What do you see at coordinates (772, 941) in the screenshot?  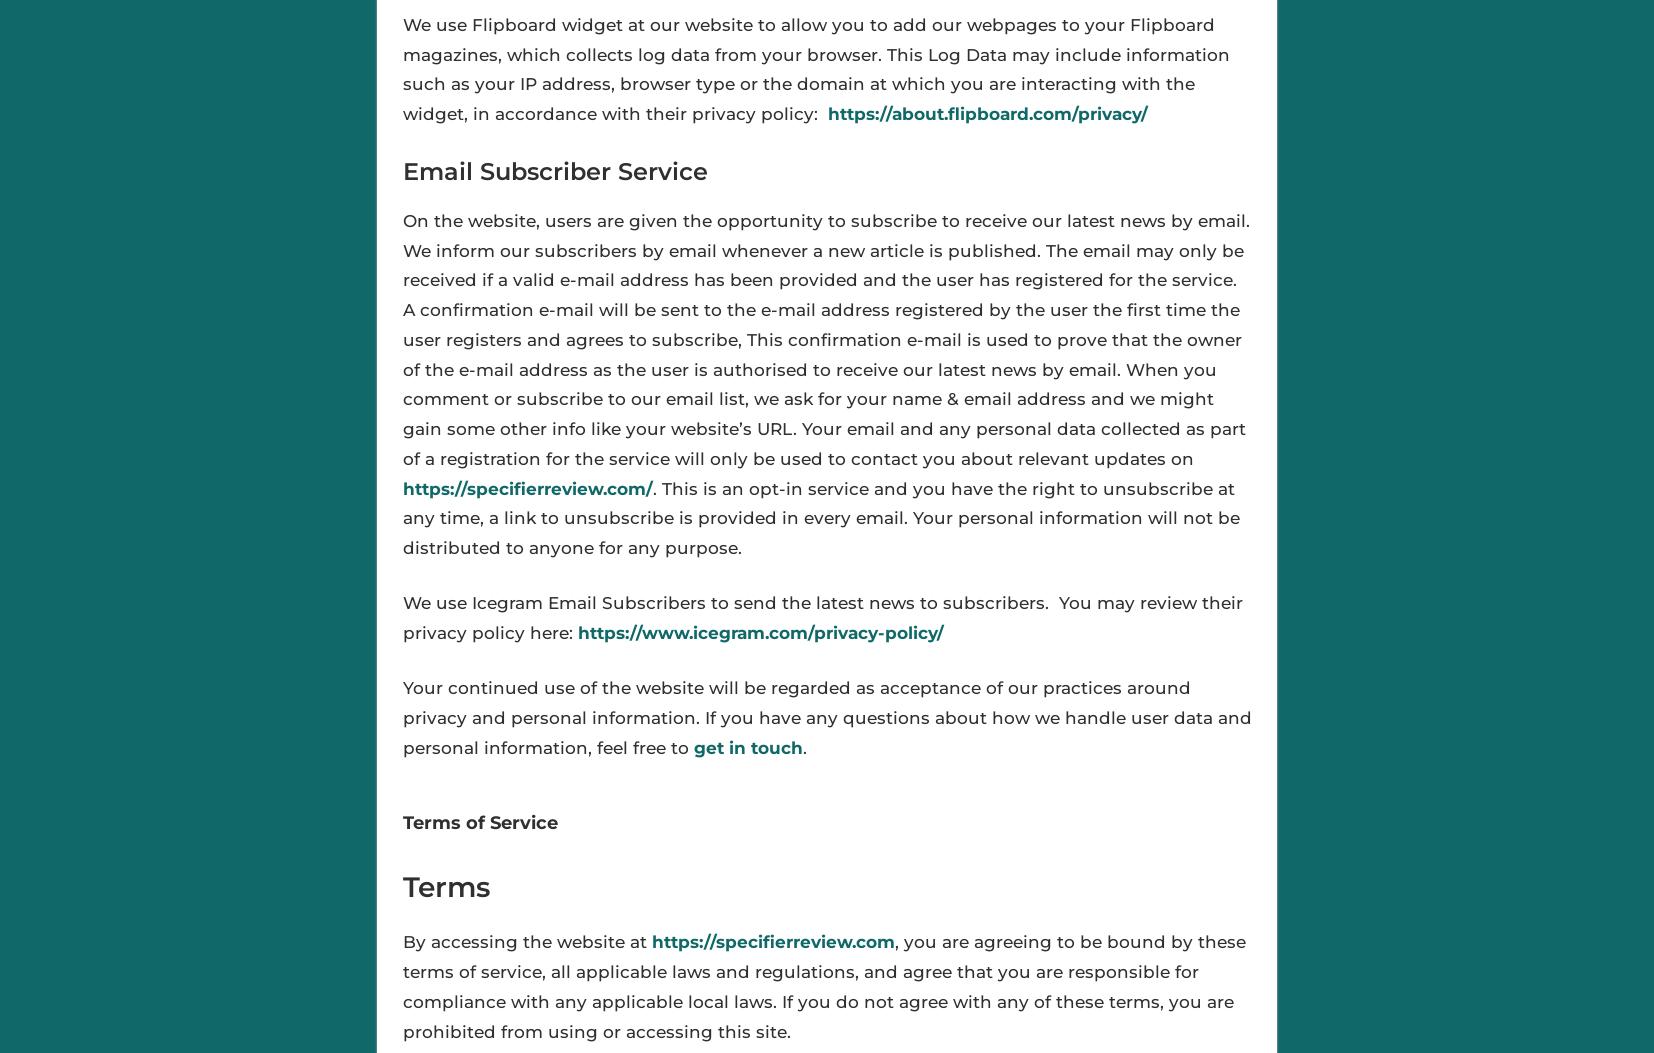 I see `'https://specifierreview.com'` at bounding box center [772, 941].